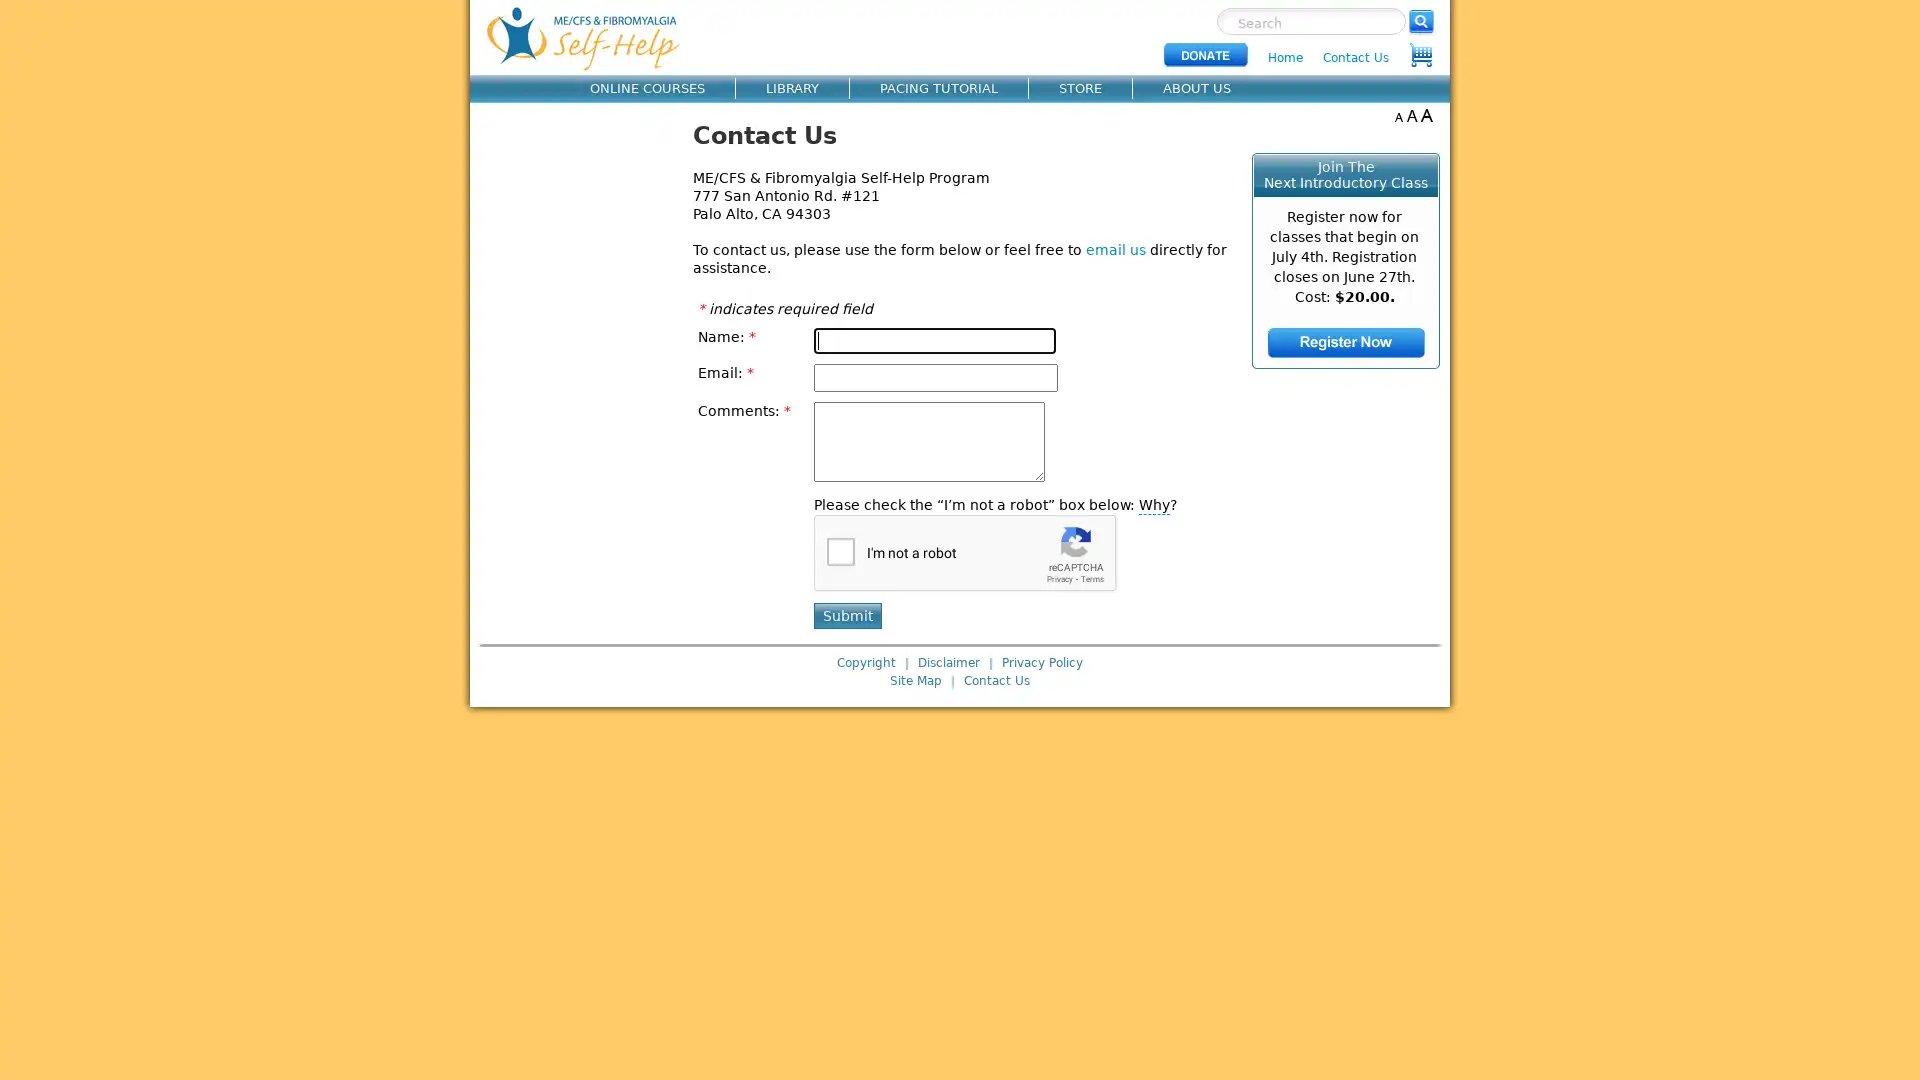 The width and height of the screenshot is (1920, 1080). Describe the element at coordinates (1425, 115) in the screenshot. I see `A` at that location.